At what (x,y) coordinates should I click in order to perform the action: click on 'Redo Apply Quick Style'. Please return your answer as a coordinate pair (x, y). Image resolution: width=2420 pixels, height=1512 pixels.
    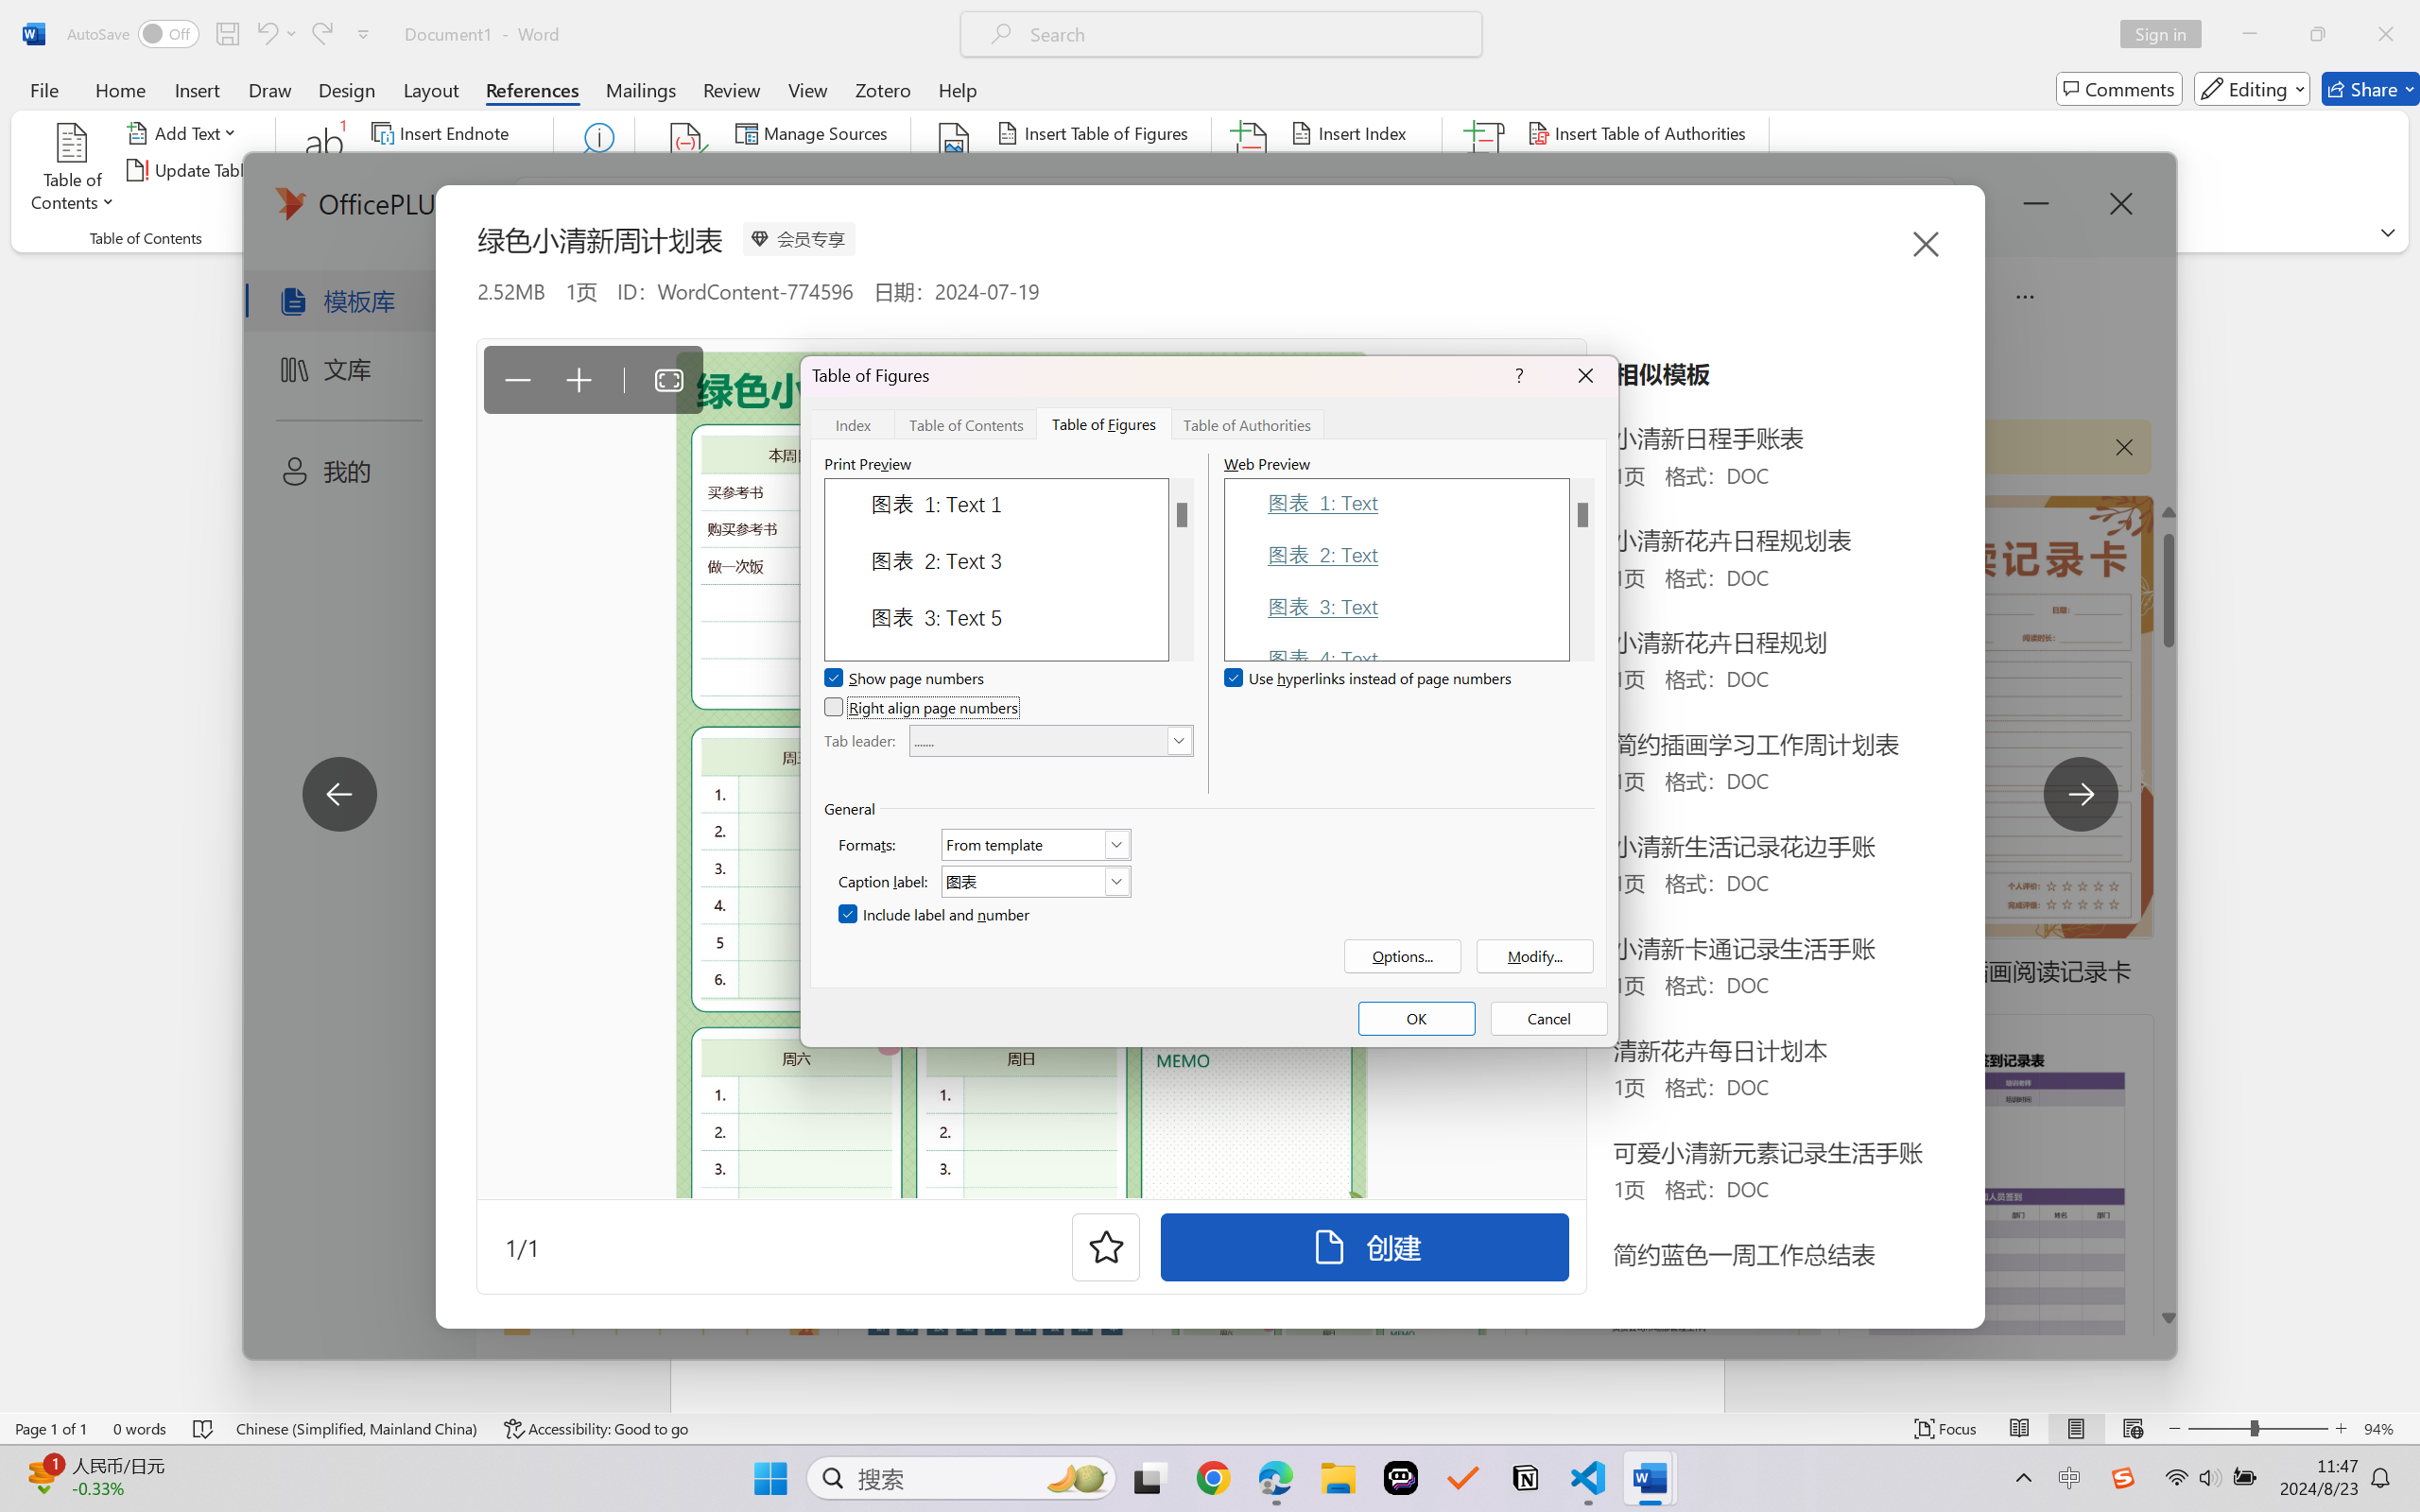
    Looking at the image, I should click on (320, 33).